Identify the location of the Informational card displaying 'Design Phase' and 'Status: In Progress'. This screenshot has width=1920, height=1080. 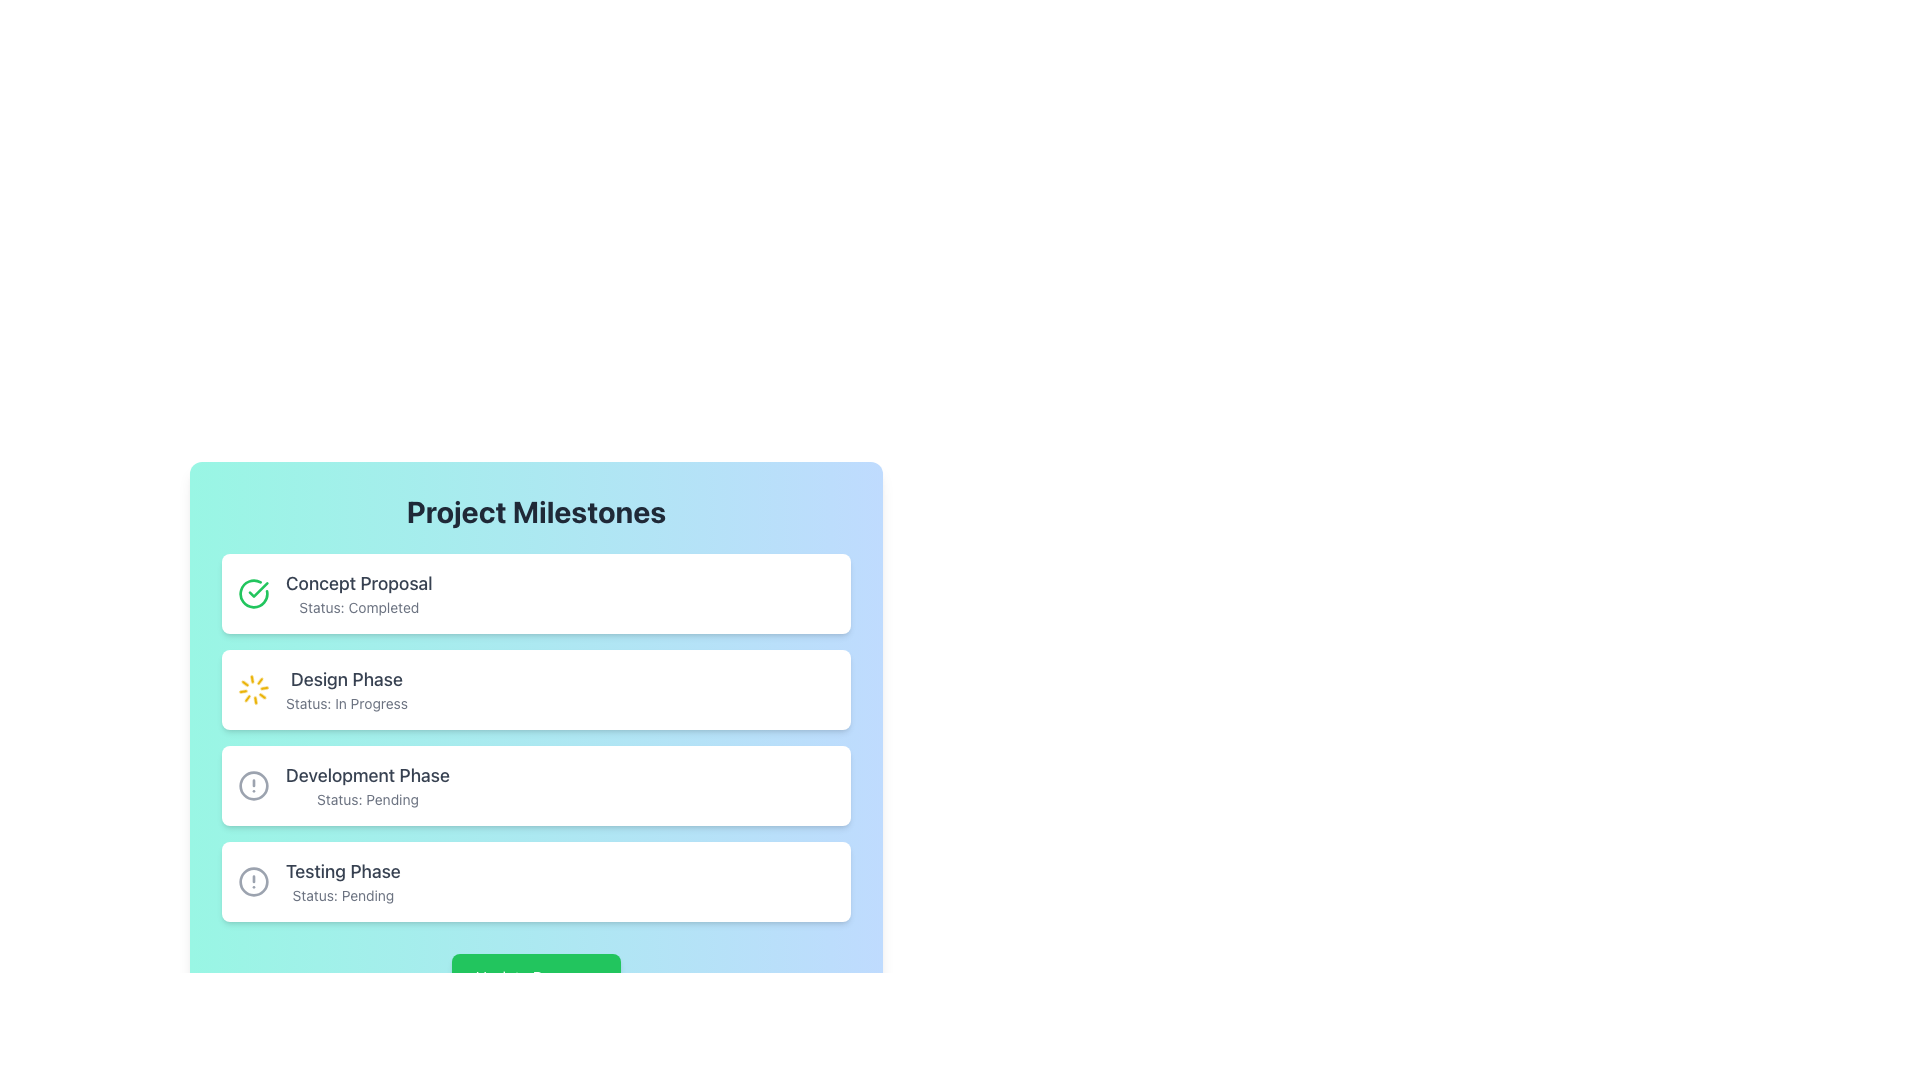
(536, 689).